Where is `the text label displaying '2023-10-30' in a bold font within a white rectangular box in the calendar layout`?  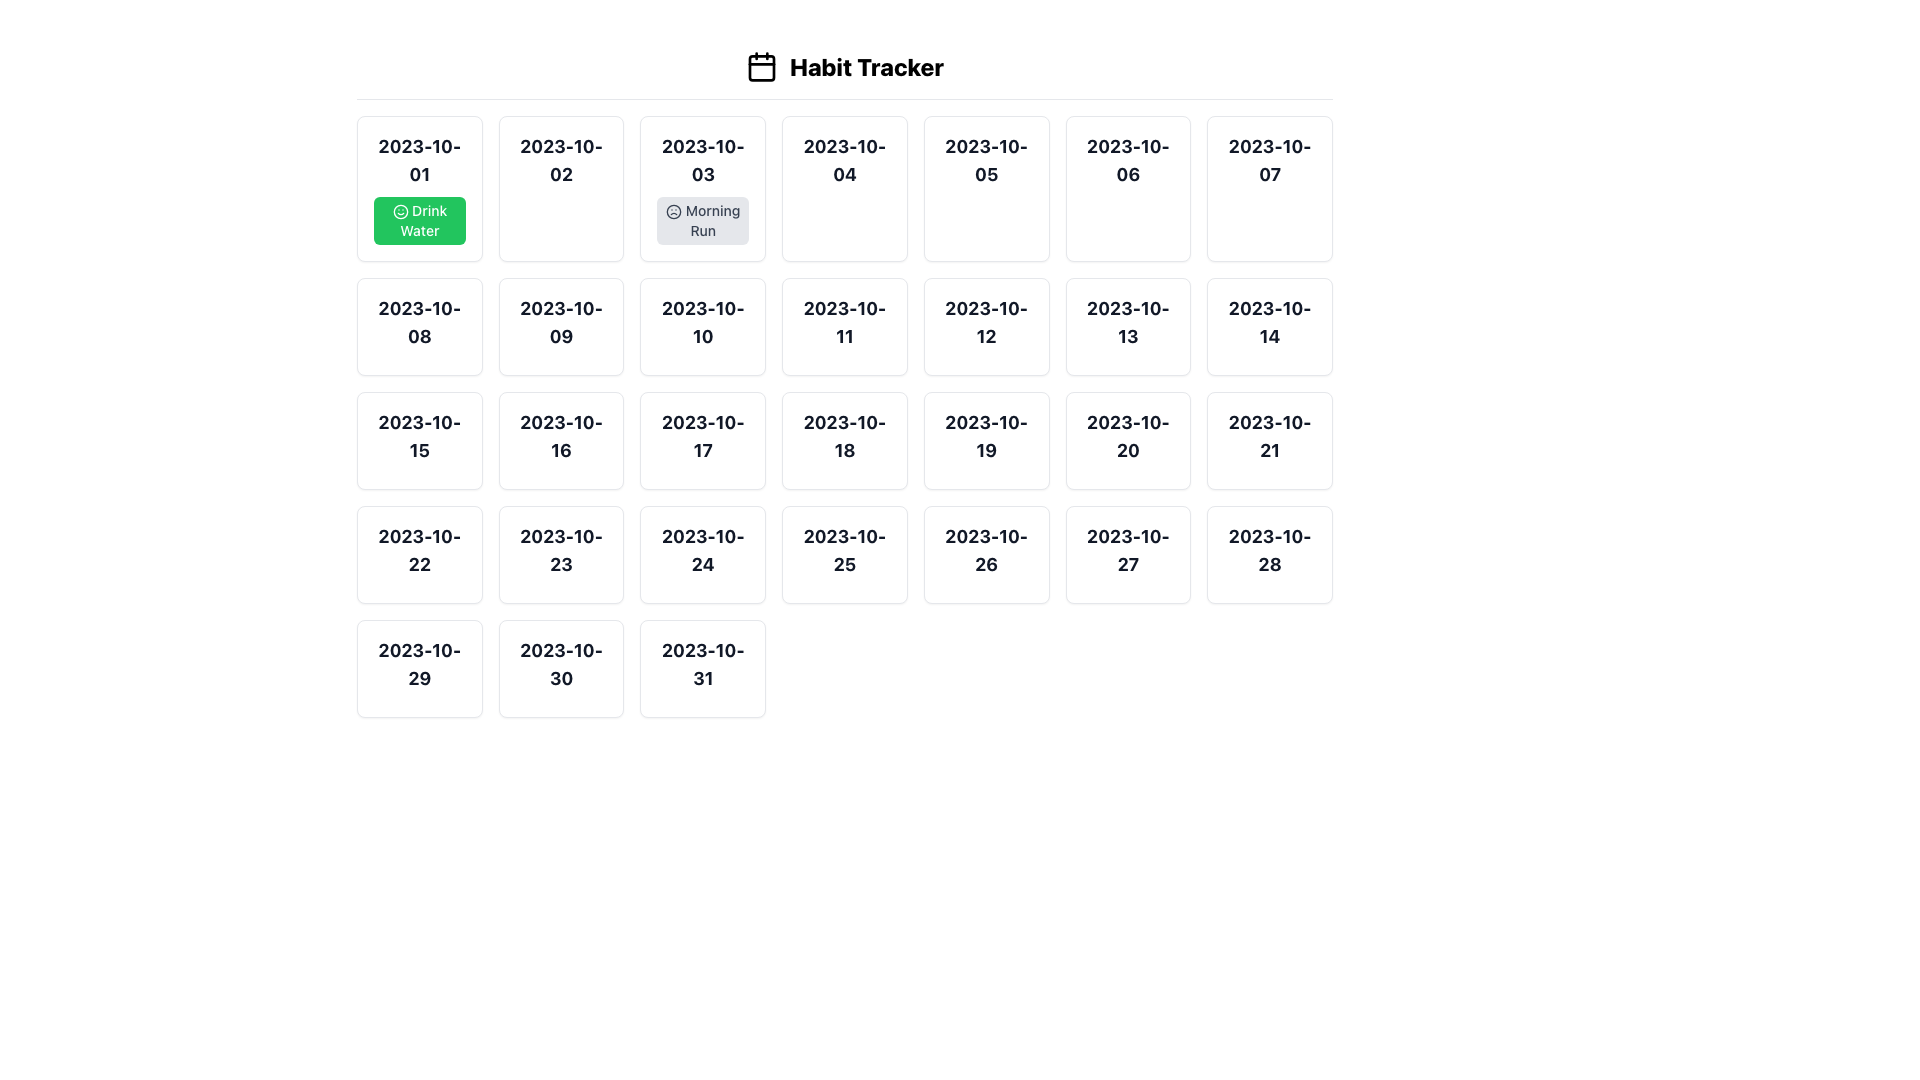 the text label displaying '2023-10-30' in a bold font within a white rectangular box in the calendar layout is located at coordinates (560, 664).